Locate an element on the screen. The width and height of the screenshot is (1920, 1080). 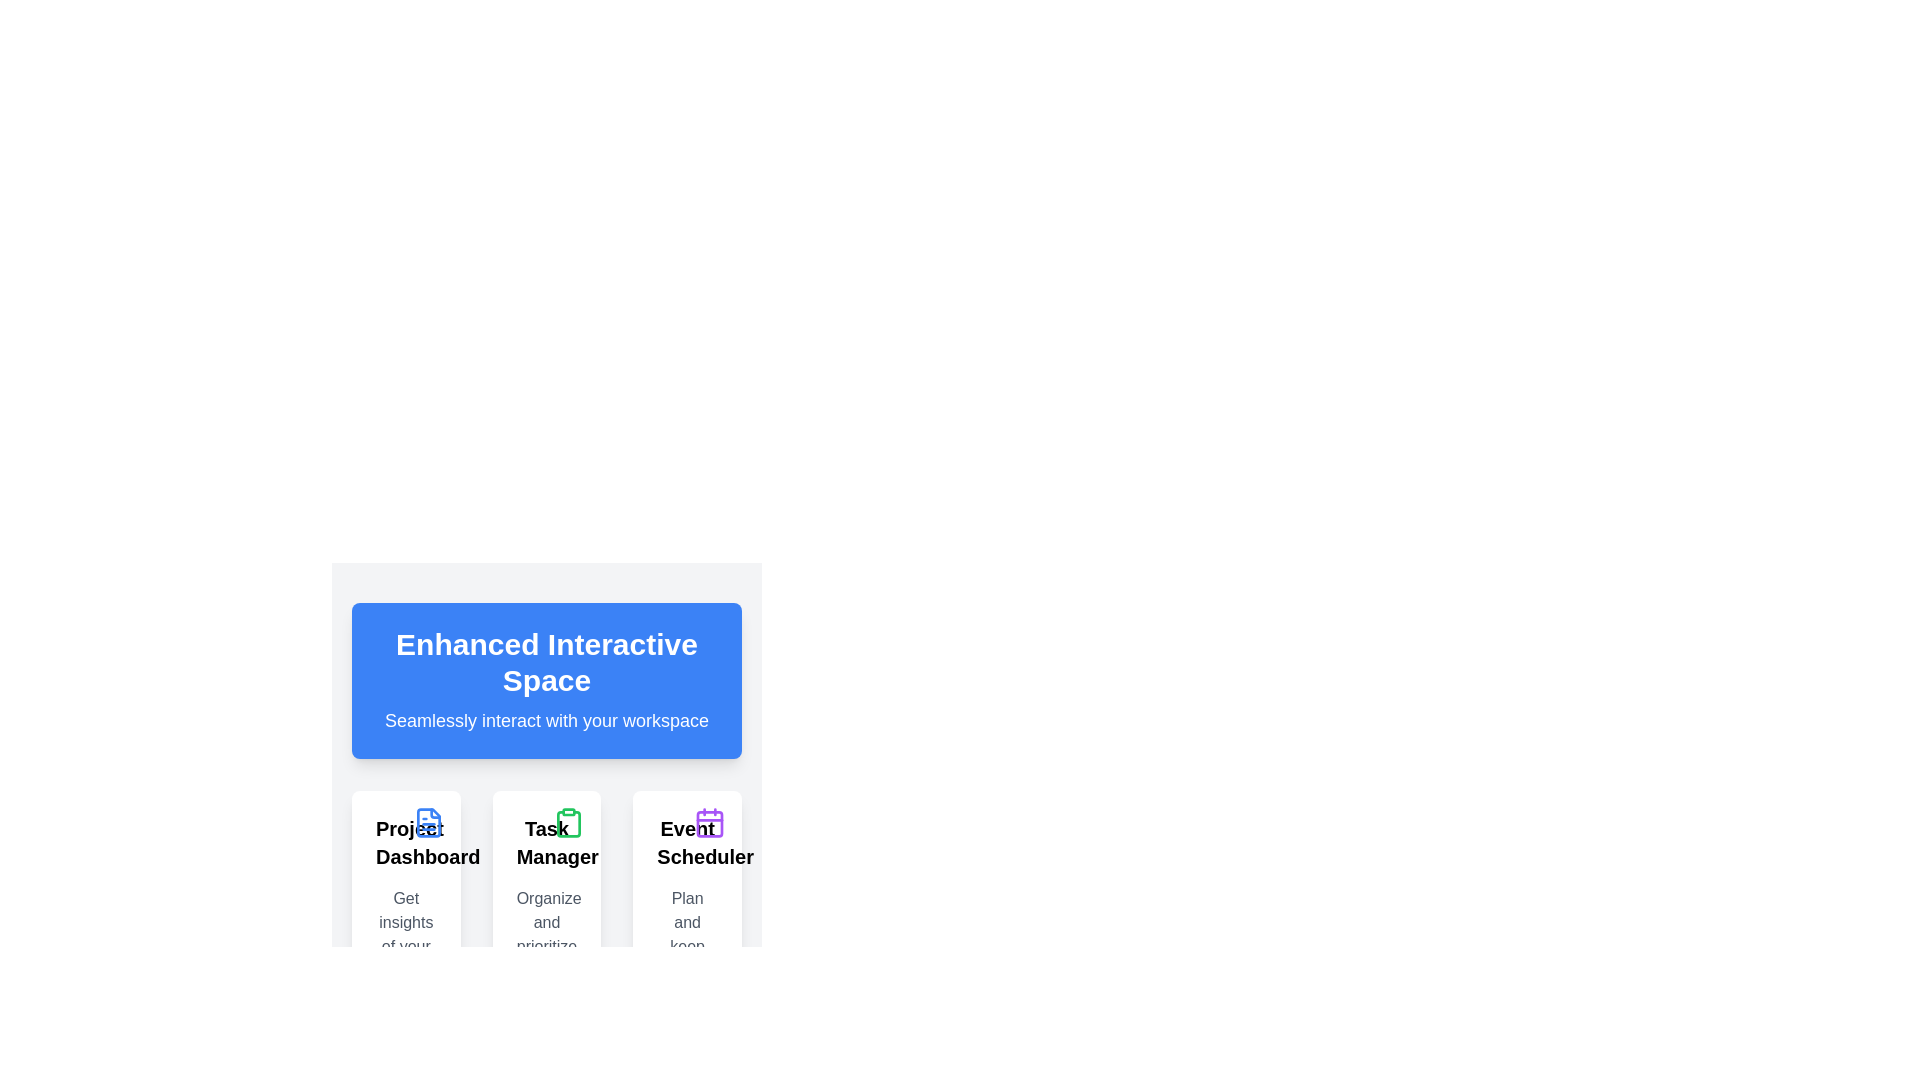
properties of the 'Event Scheduler' icon located at the top-right corner of the 'Event Scheduler' card is located at coordinates (710, 822).